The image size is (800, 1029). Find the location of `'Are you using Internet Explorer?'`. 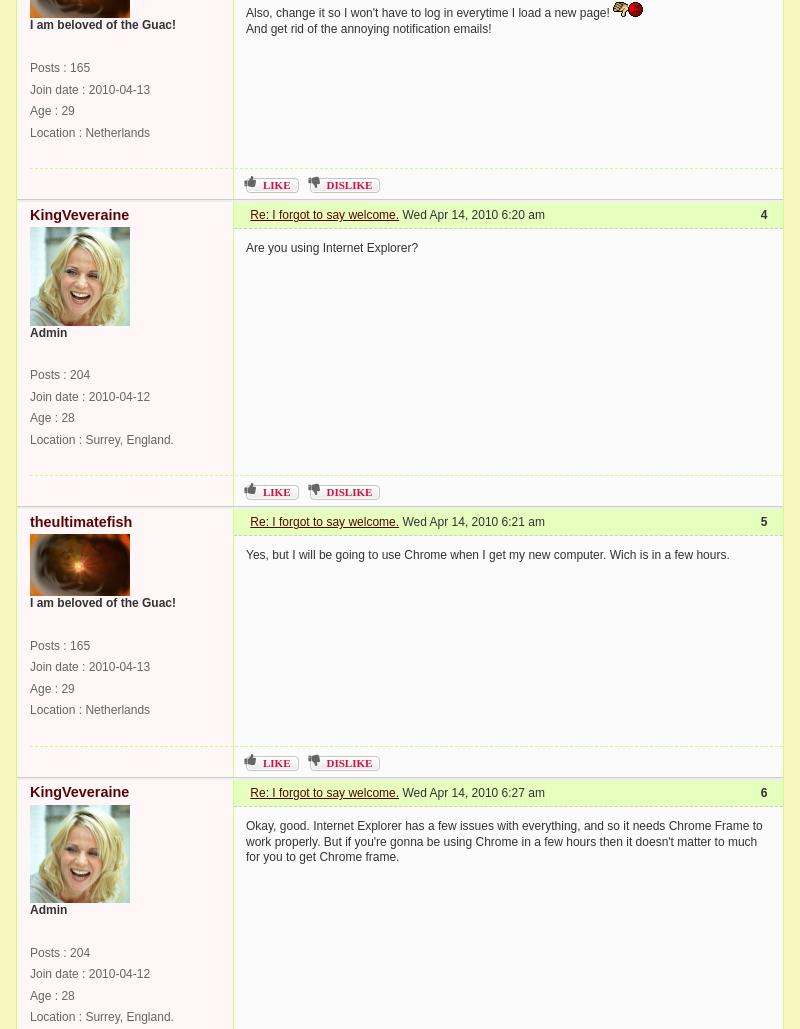

'Are you using Internet Explorer?' is located at coordinates (331, 246).